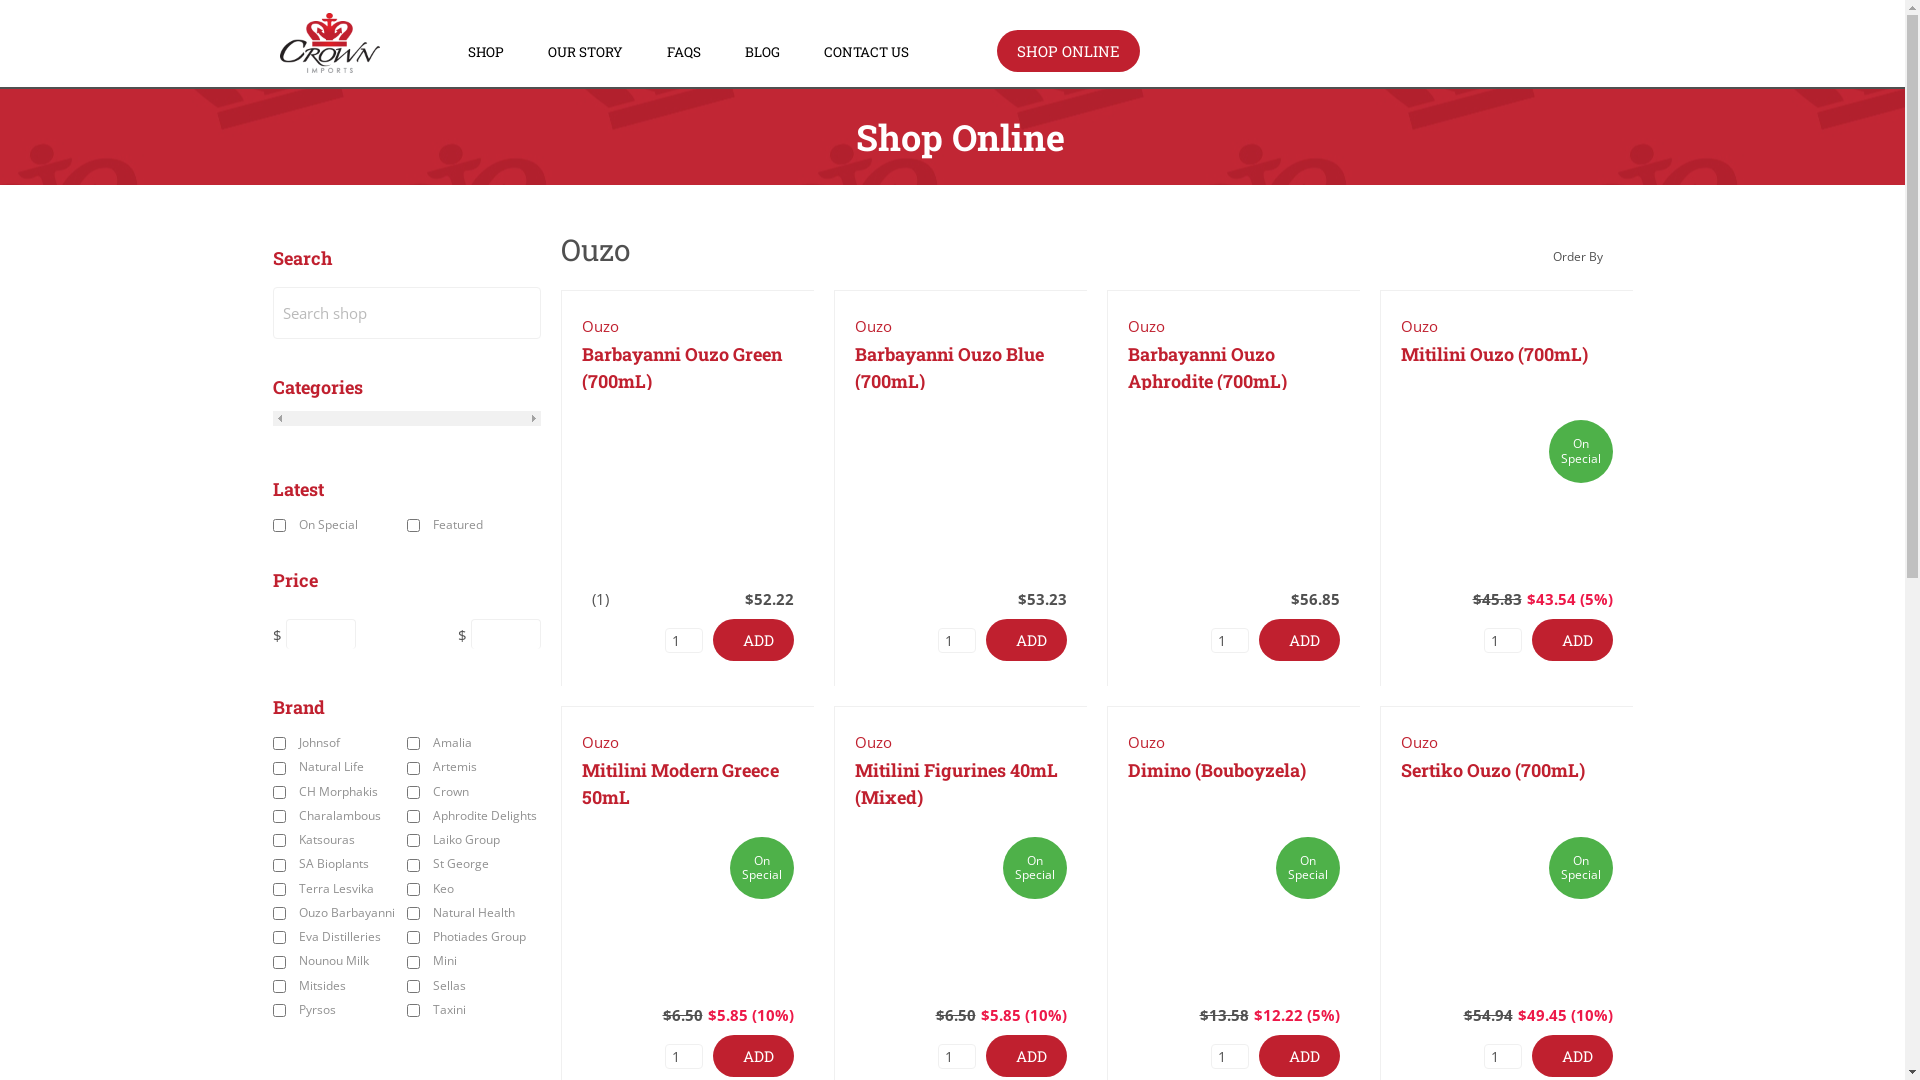  I want to click on 'FAQS', so click(684, 51).